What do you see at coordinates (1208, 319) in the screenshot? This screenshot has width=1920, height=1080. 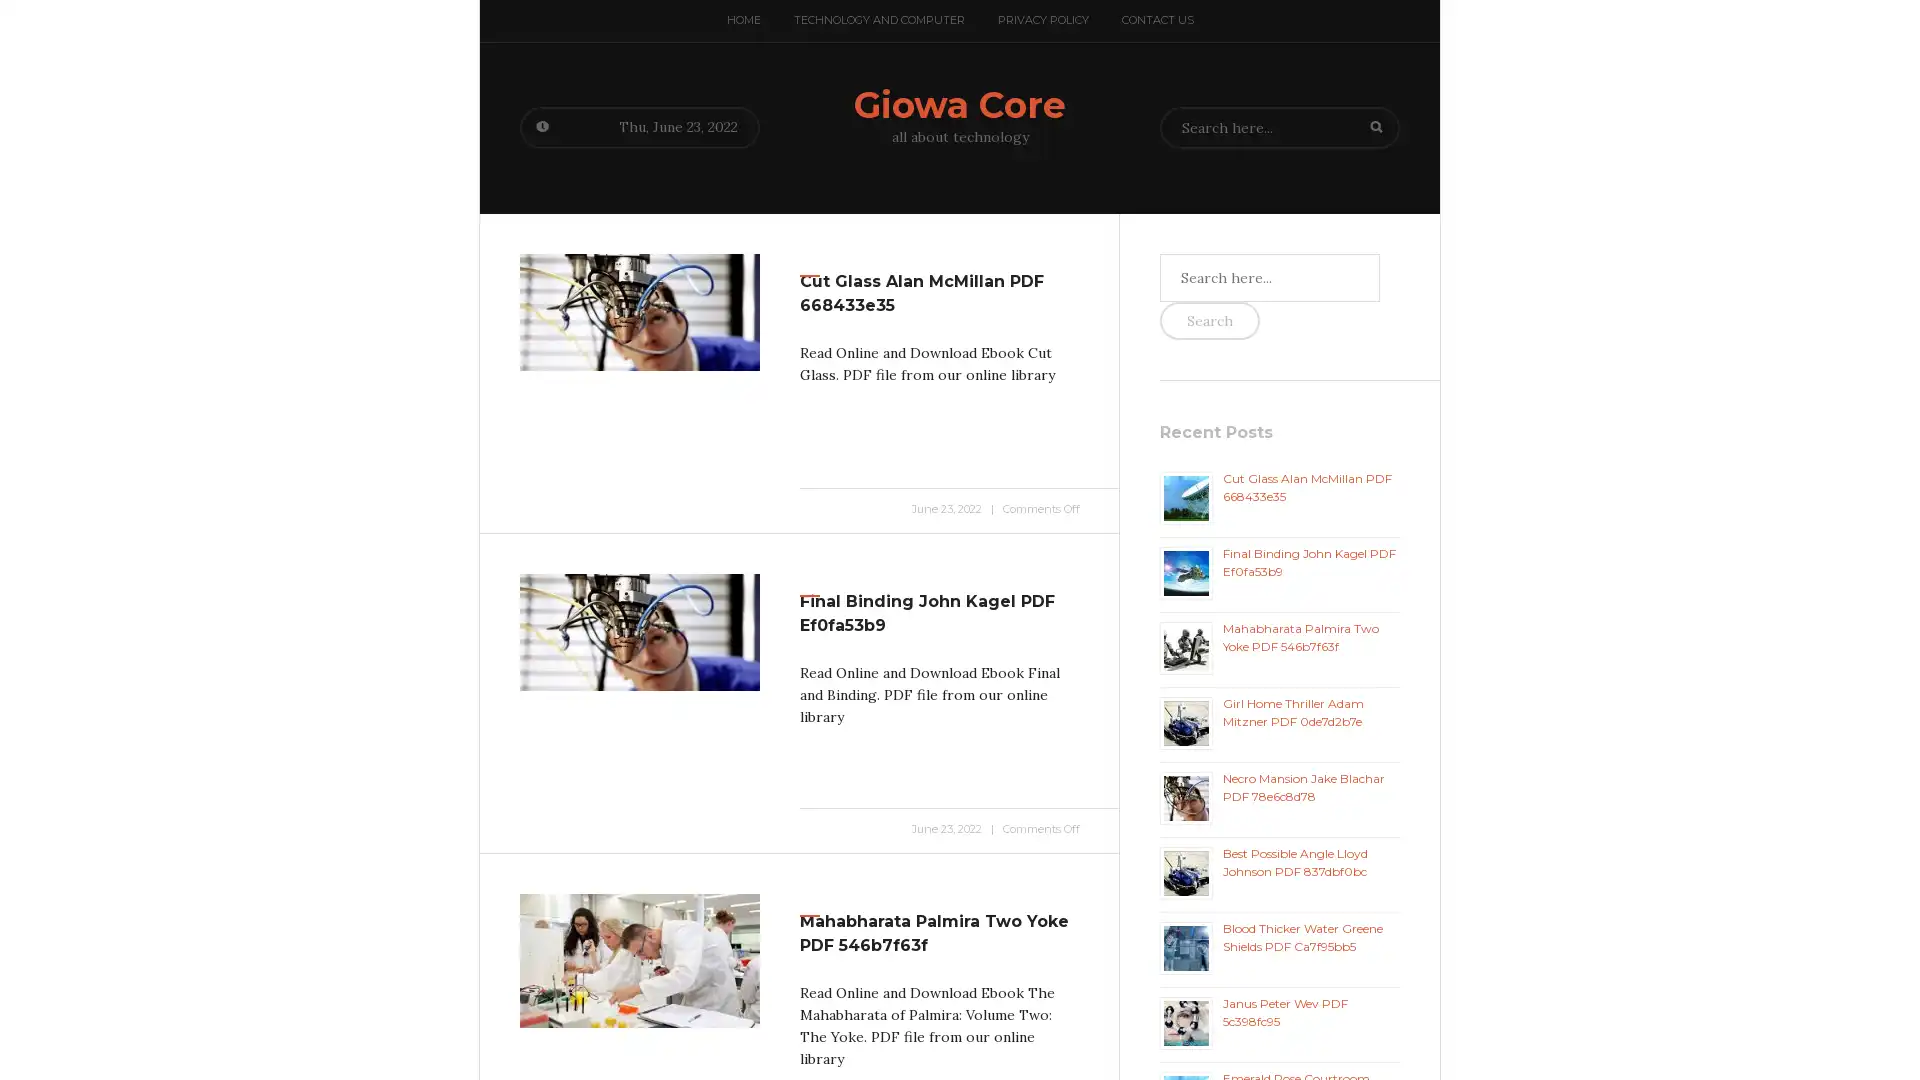 I see `Search` at bounding box center [1208, 319].